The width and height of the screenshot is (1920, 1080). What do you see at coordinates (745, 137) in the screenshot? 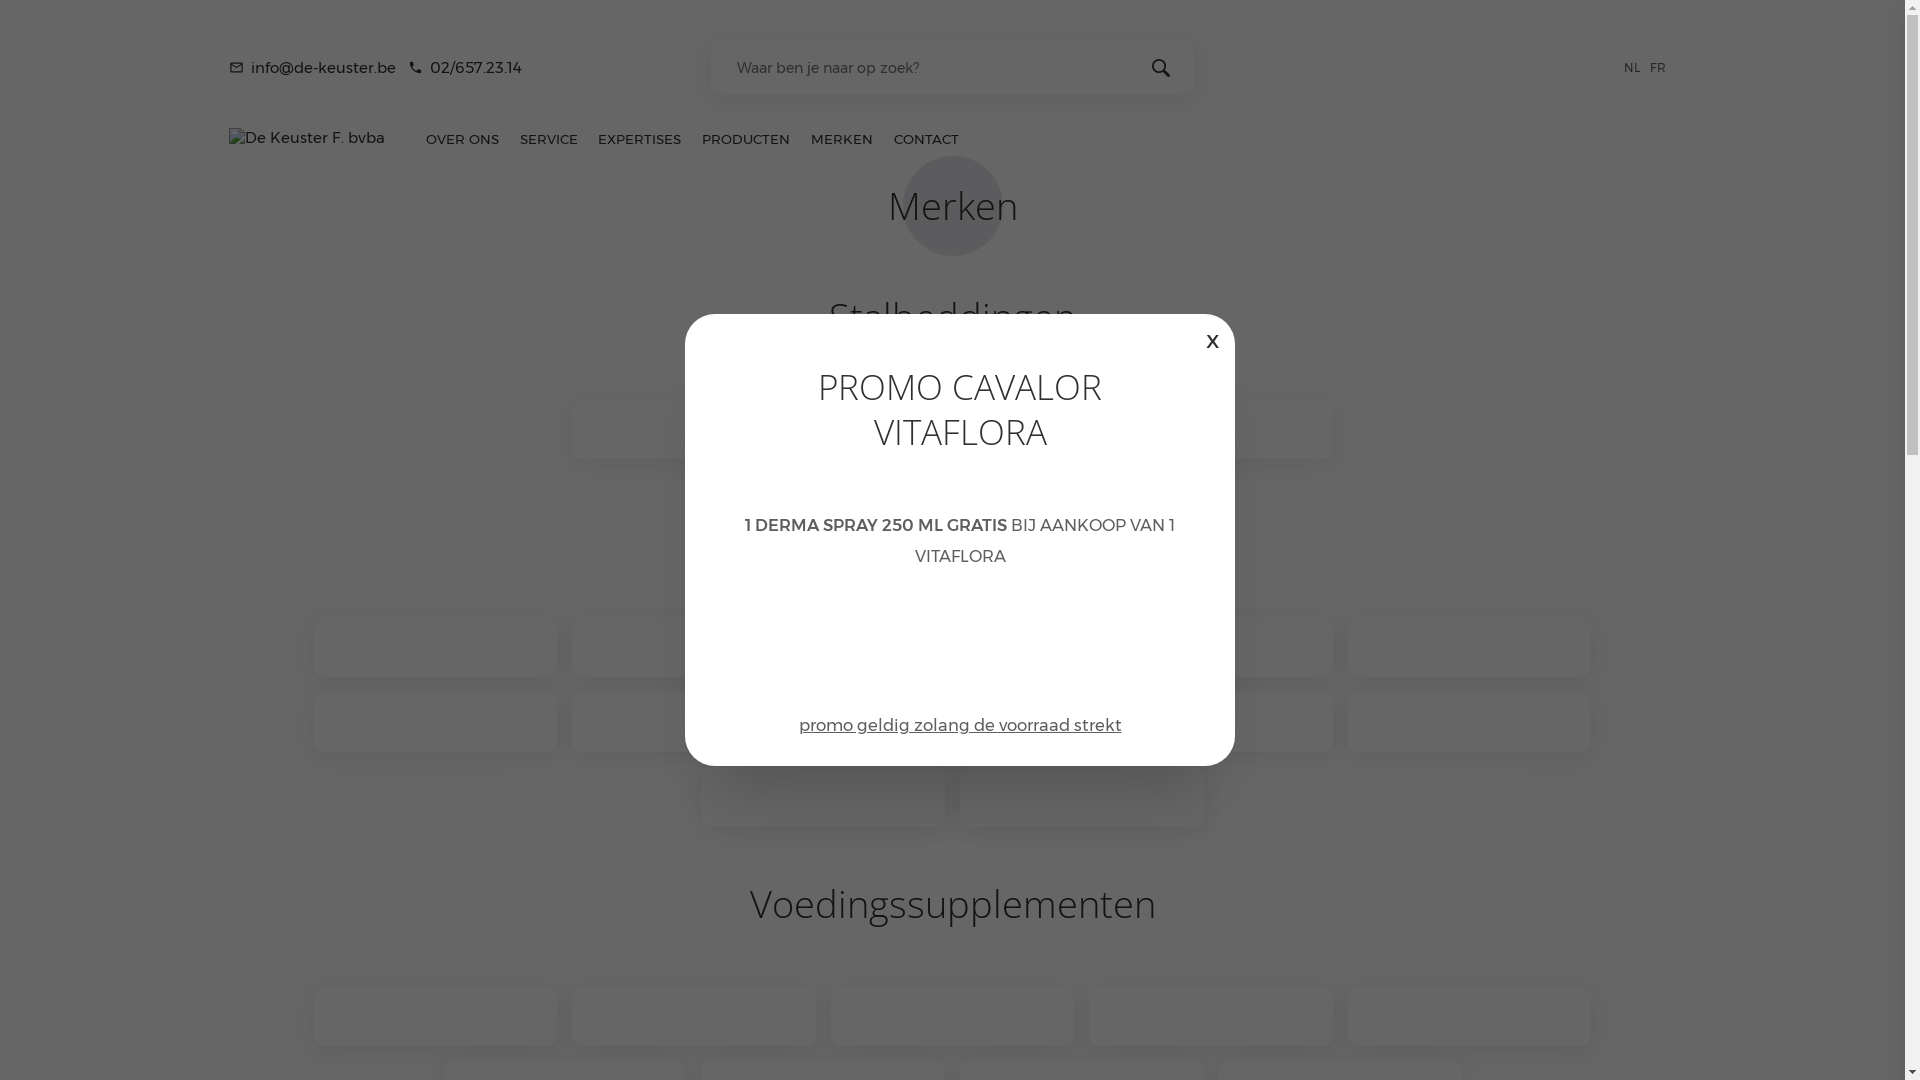
I see `'PRODUCTEN'` at bounding box center [745, 137].